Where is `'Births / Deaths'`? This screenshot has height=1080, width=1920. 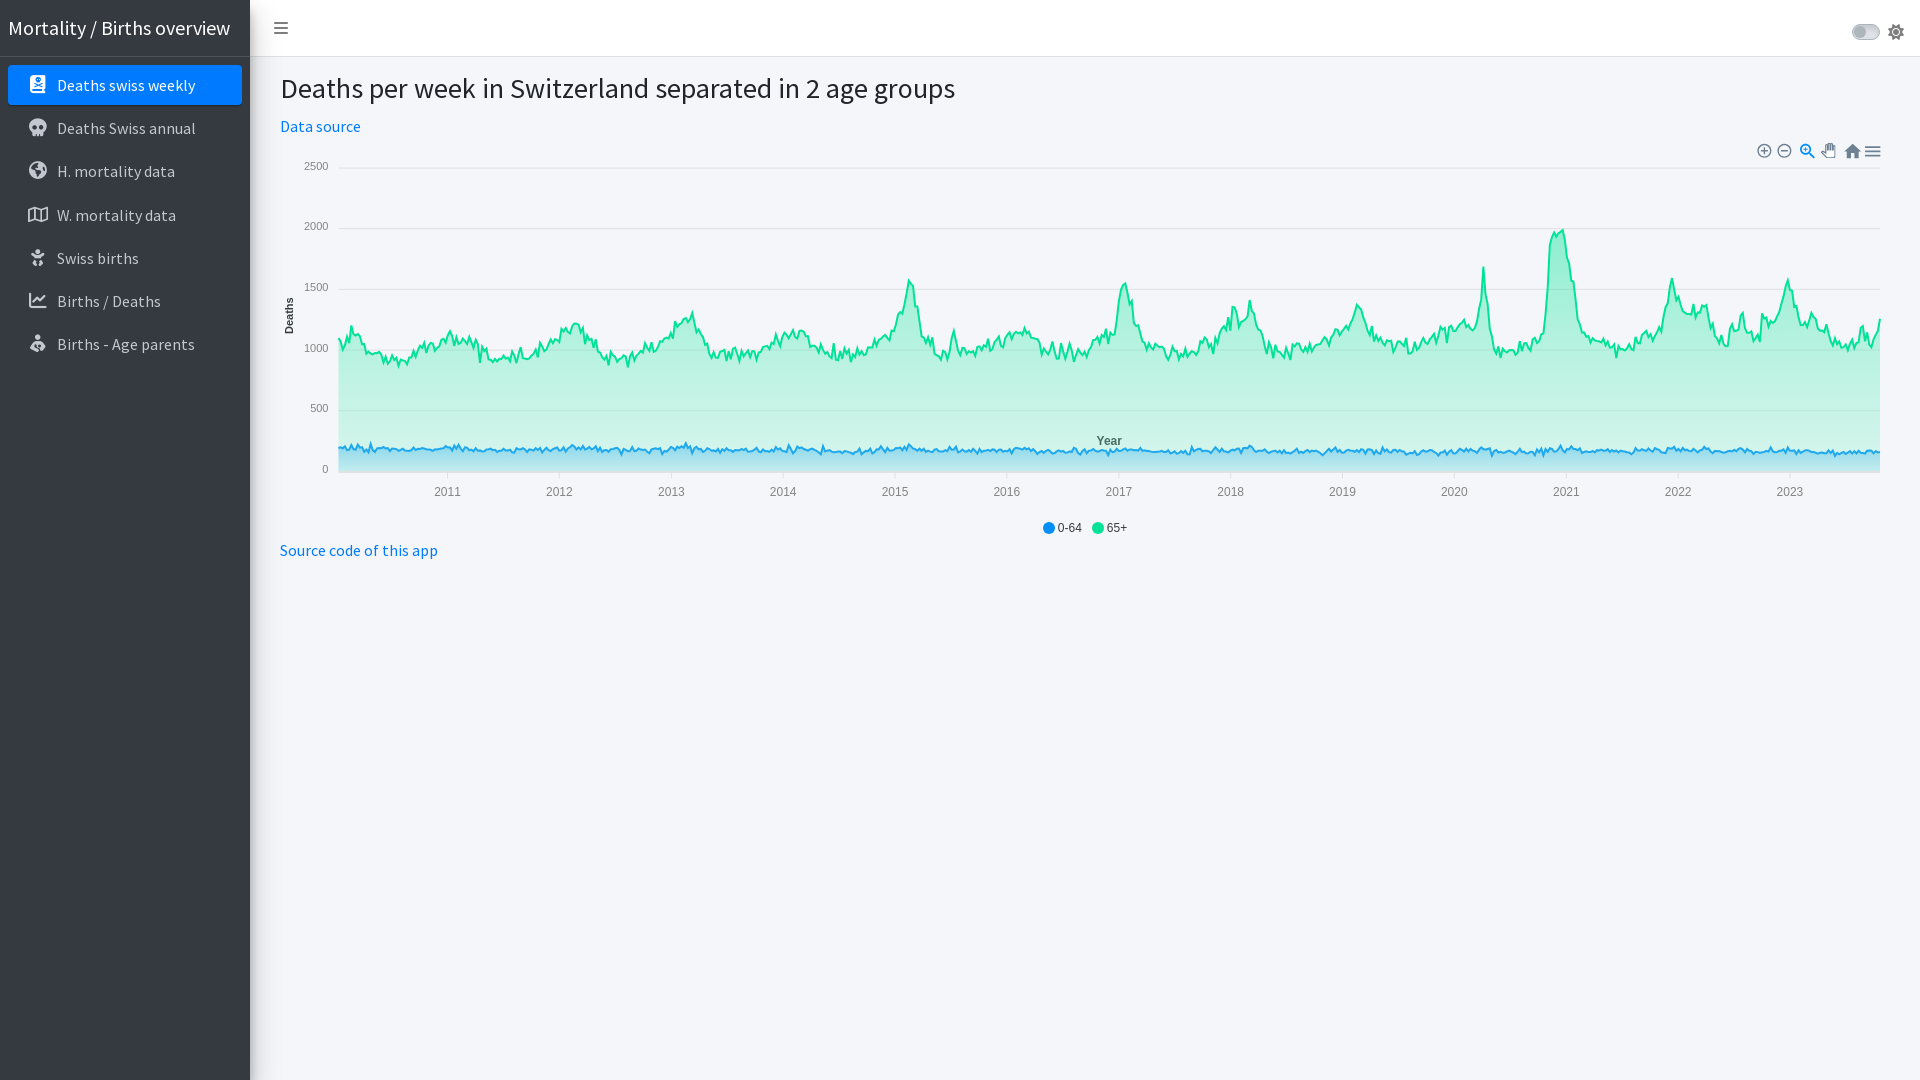 'Births / Deaths' is located at coordinates (123, 300).